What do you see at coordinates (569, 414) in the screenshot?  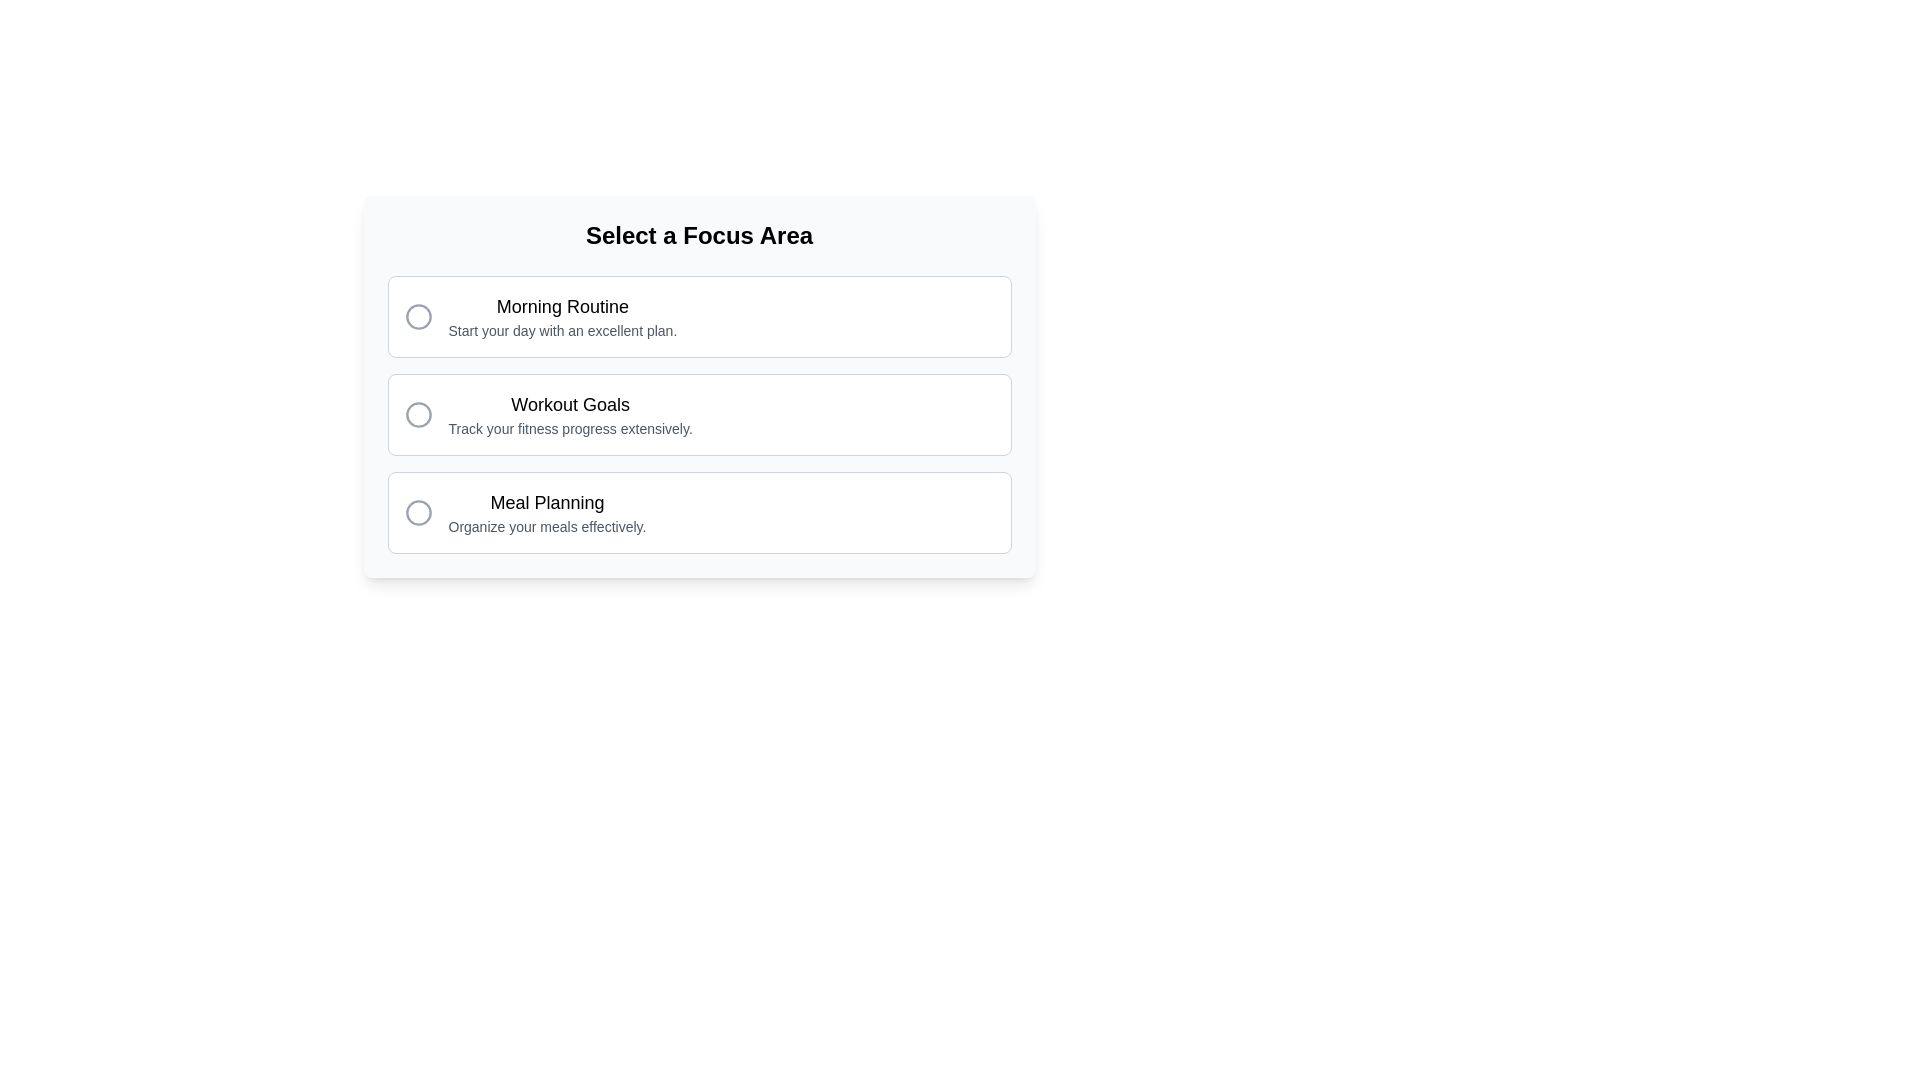 I see `text block labeled 'Workout Goals' which is the second selectable option in the list under the heading 'Select a Focus Area'` at bounding box center [569, 414].